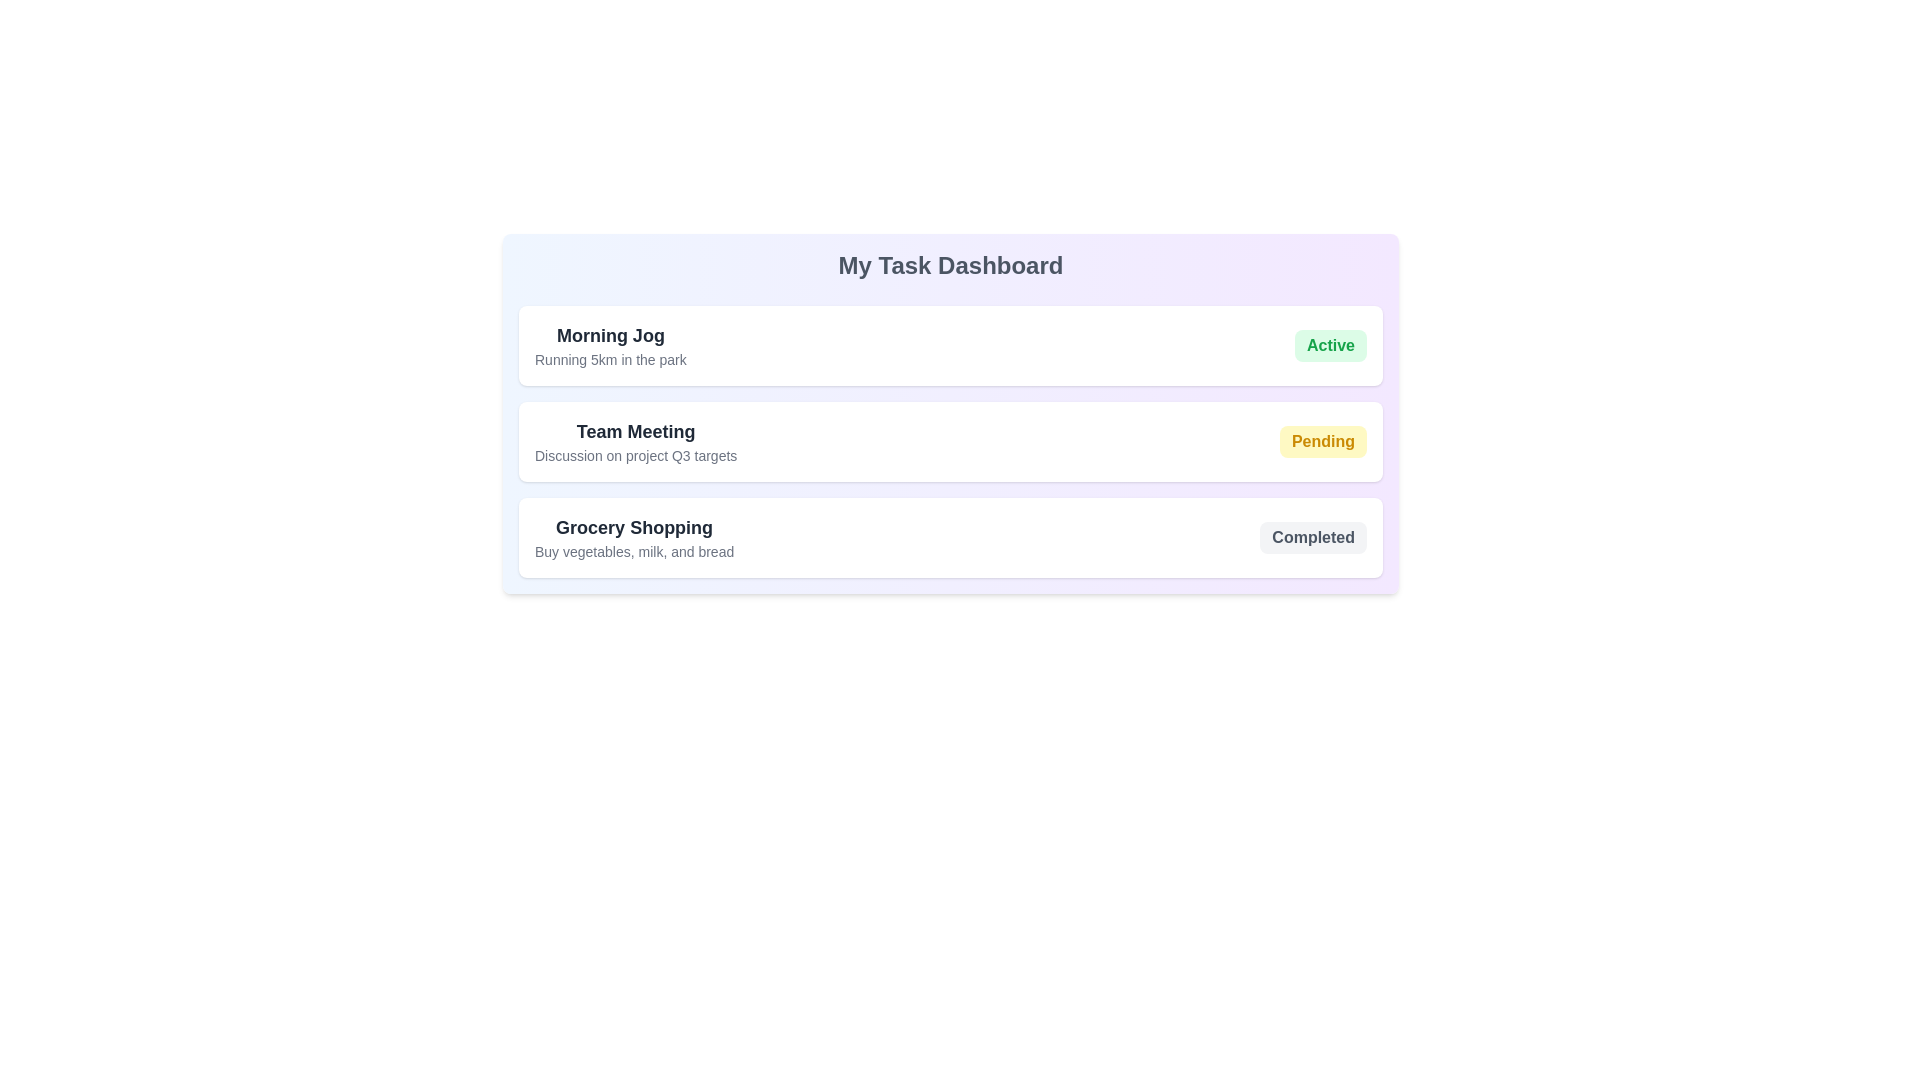 This screenshot has height=1080, width=1920. I want to click on the text 'Morning Jog' to select it, so click(609, 334).